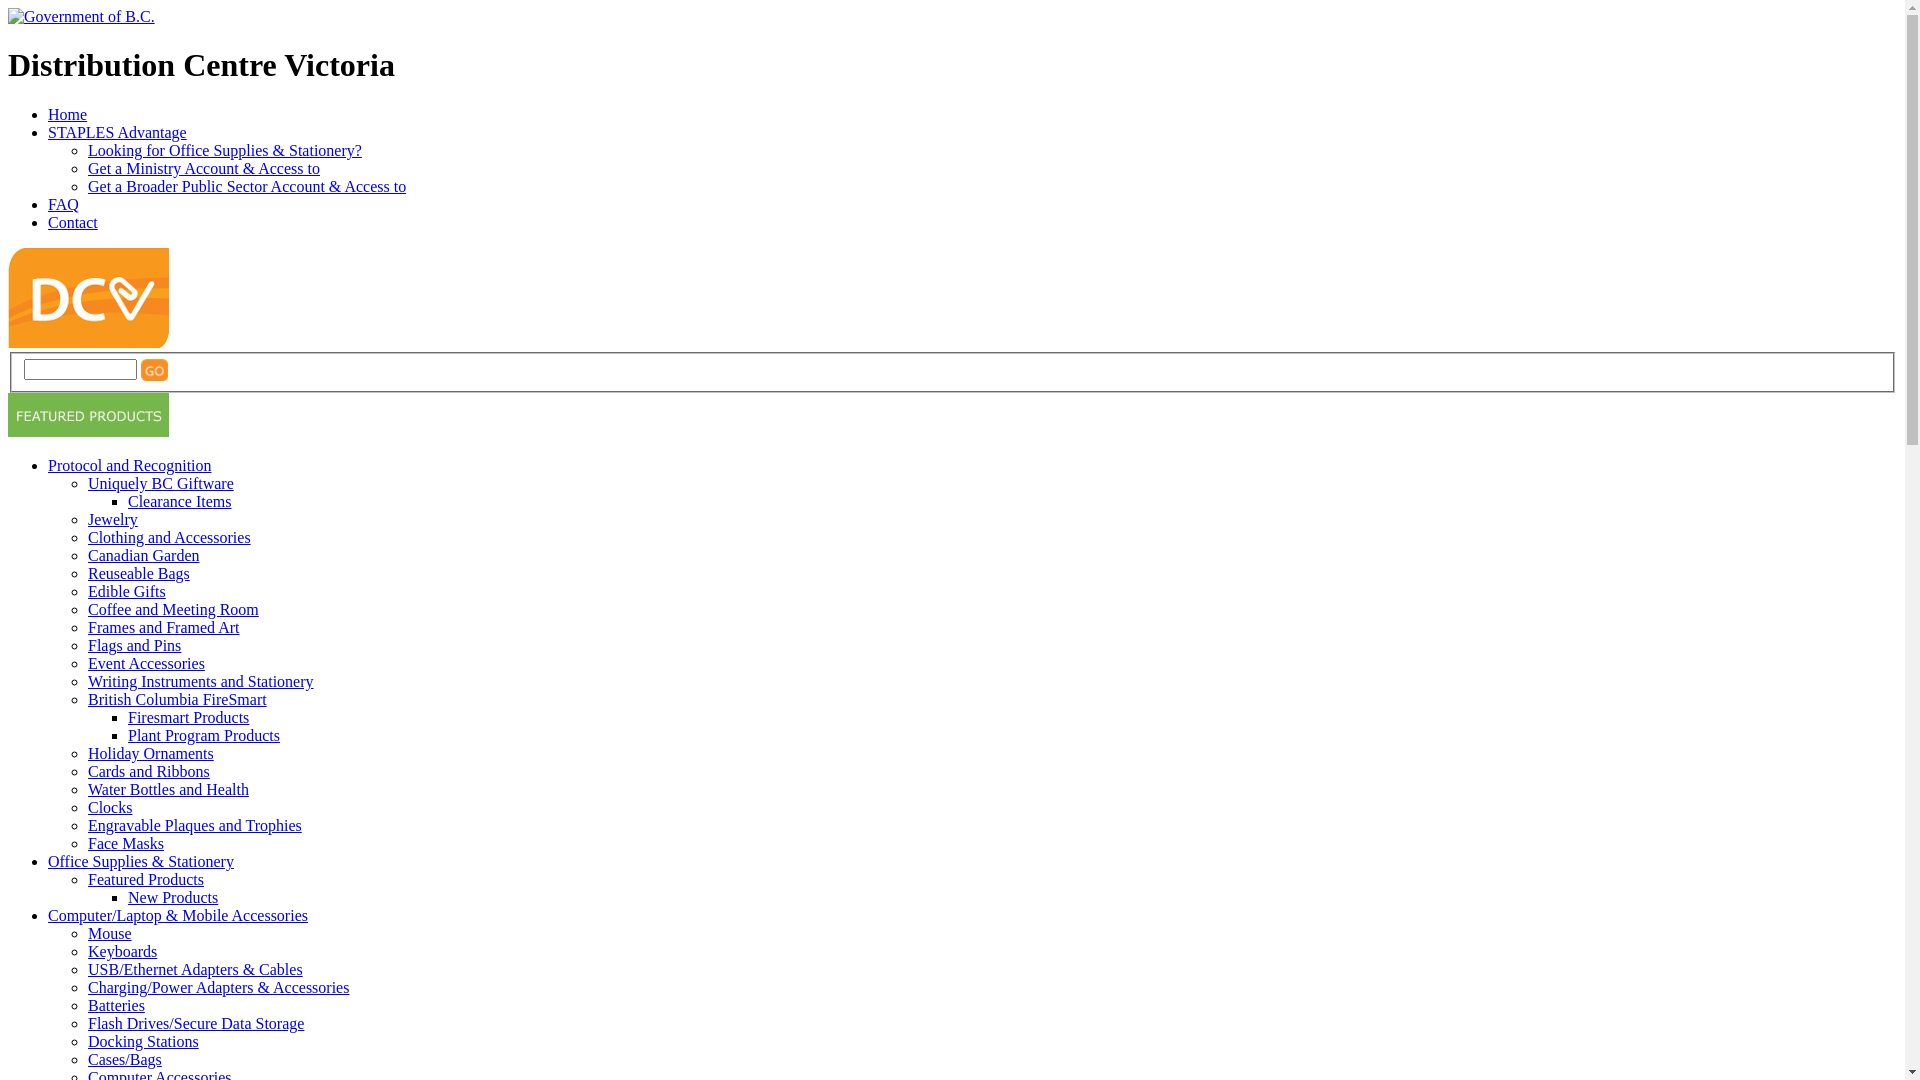  What do you see at coordinates (109, 933) in the screenshot?
I see `'Mouse'` at bounding box center [109, 933].